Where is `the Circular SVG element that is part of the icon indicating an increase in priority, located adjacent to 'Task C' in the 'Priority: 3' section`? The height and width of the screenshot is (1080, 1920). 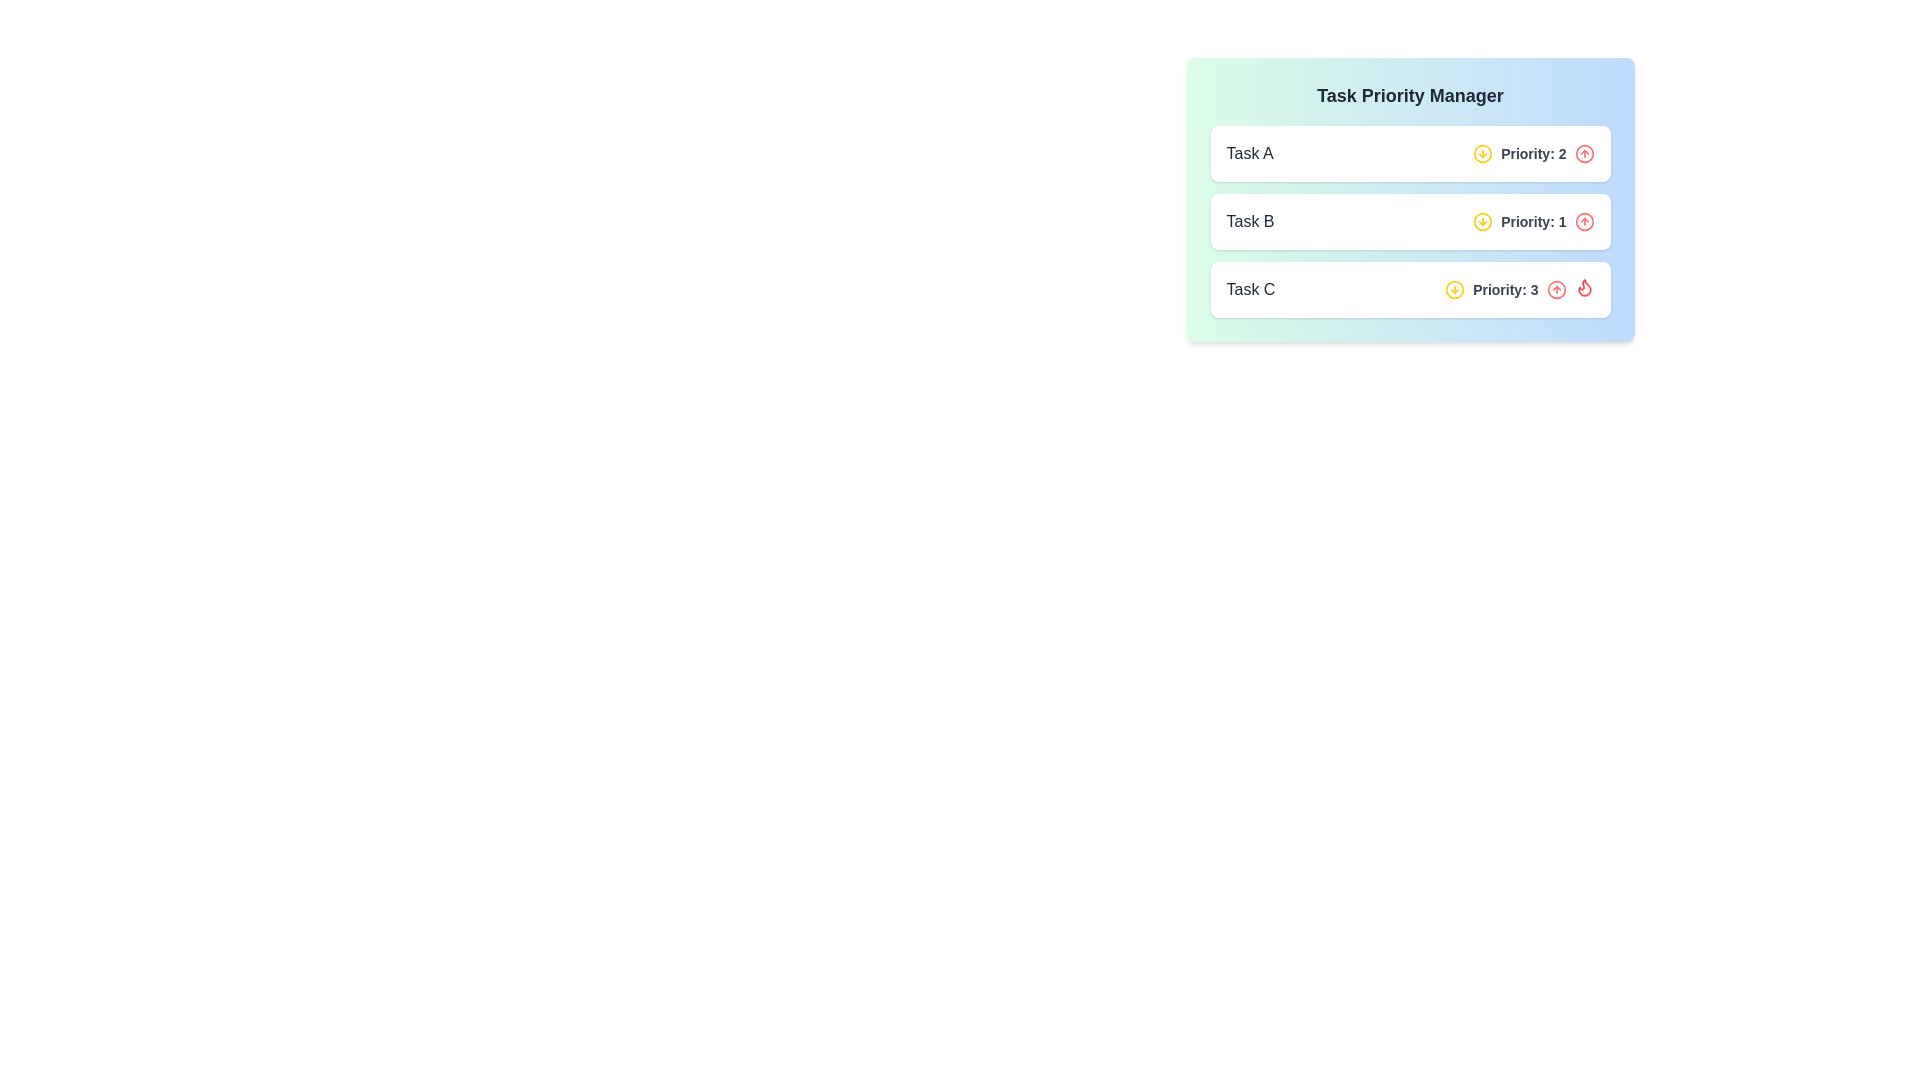 the Circular SVG element that is part of the icon indicating an increase in priority, located adjacent to 'Task C' in the 'Priority: 3' section is located at coordinates (1555, 289).